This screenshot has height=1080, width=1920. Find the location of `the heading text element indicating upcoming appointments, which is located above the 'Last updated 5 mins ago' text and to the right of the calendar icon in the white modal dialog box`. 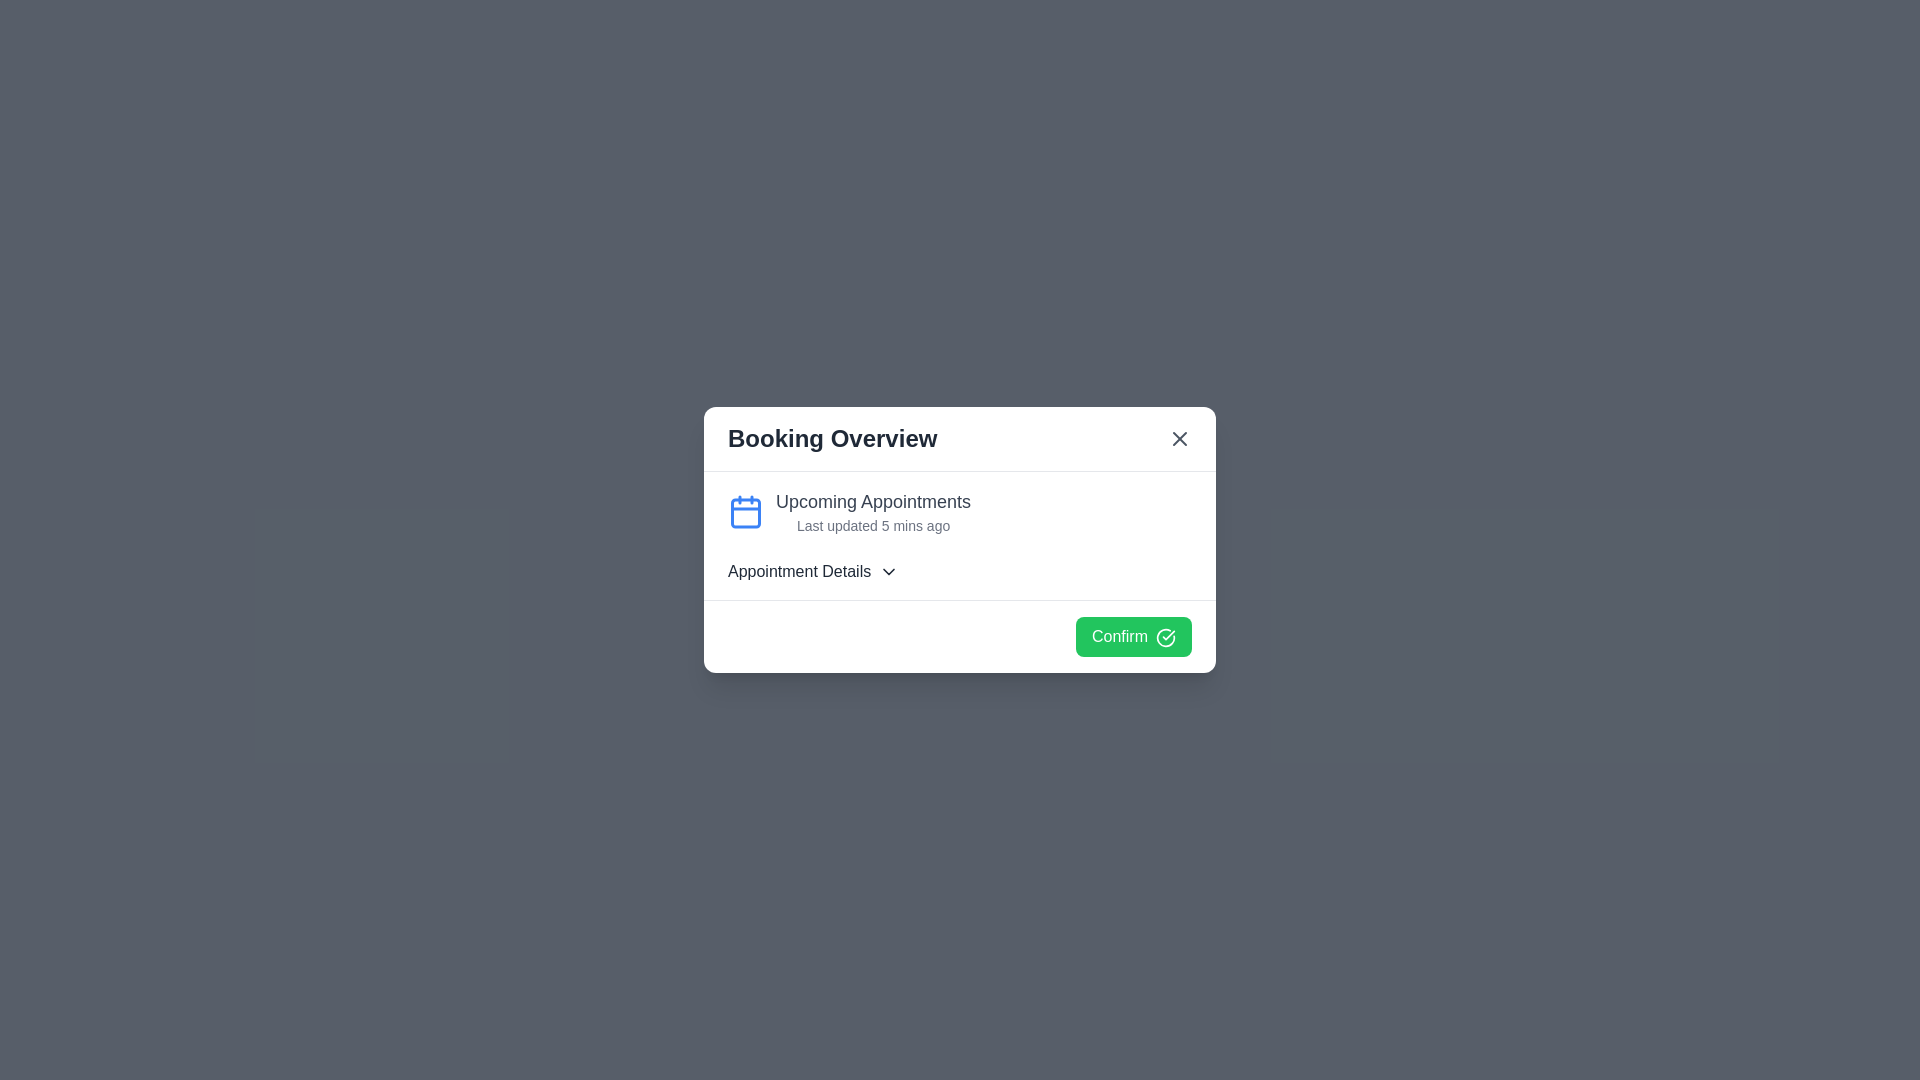

the heading text element indicating upcoming appointments, which is located above the 'Last updated 5 mins ago' text and to the right of the calendar icon in the white modal dialog box is located at coordinates (873, 500).